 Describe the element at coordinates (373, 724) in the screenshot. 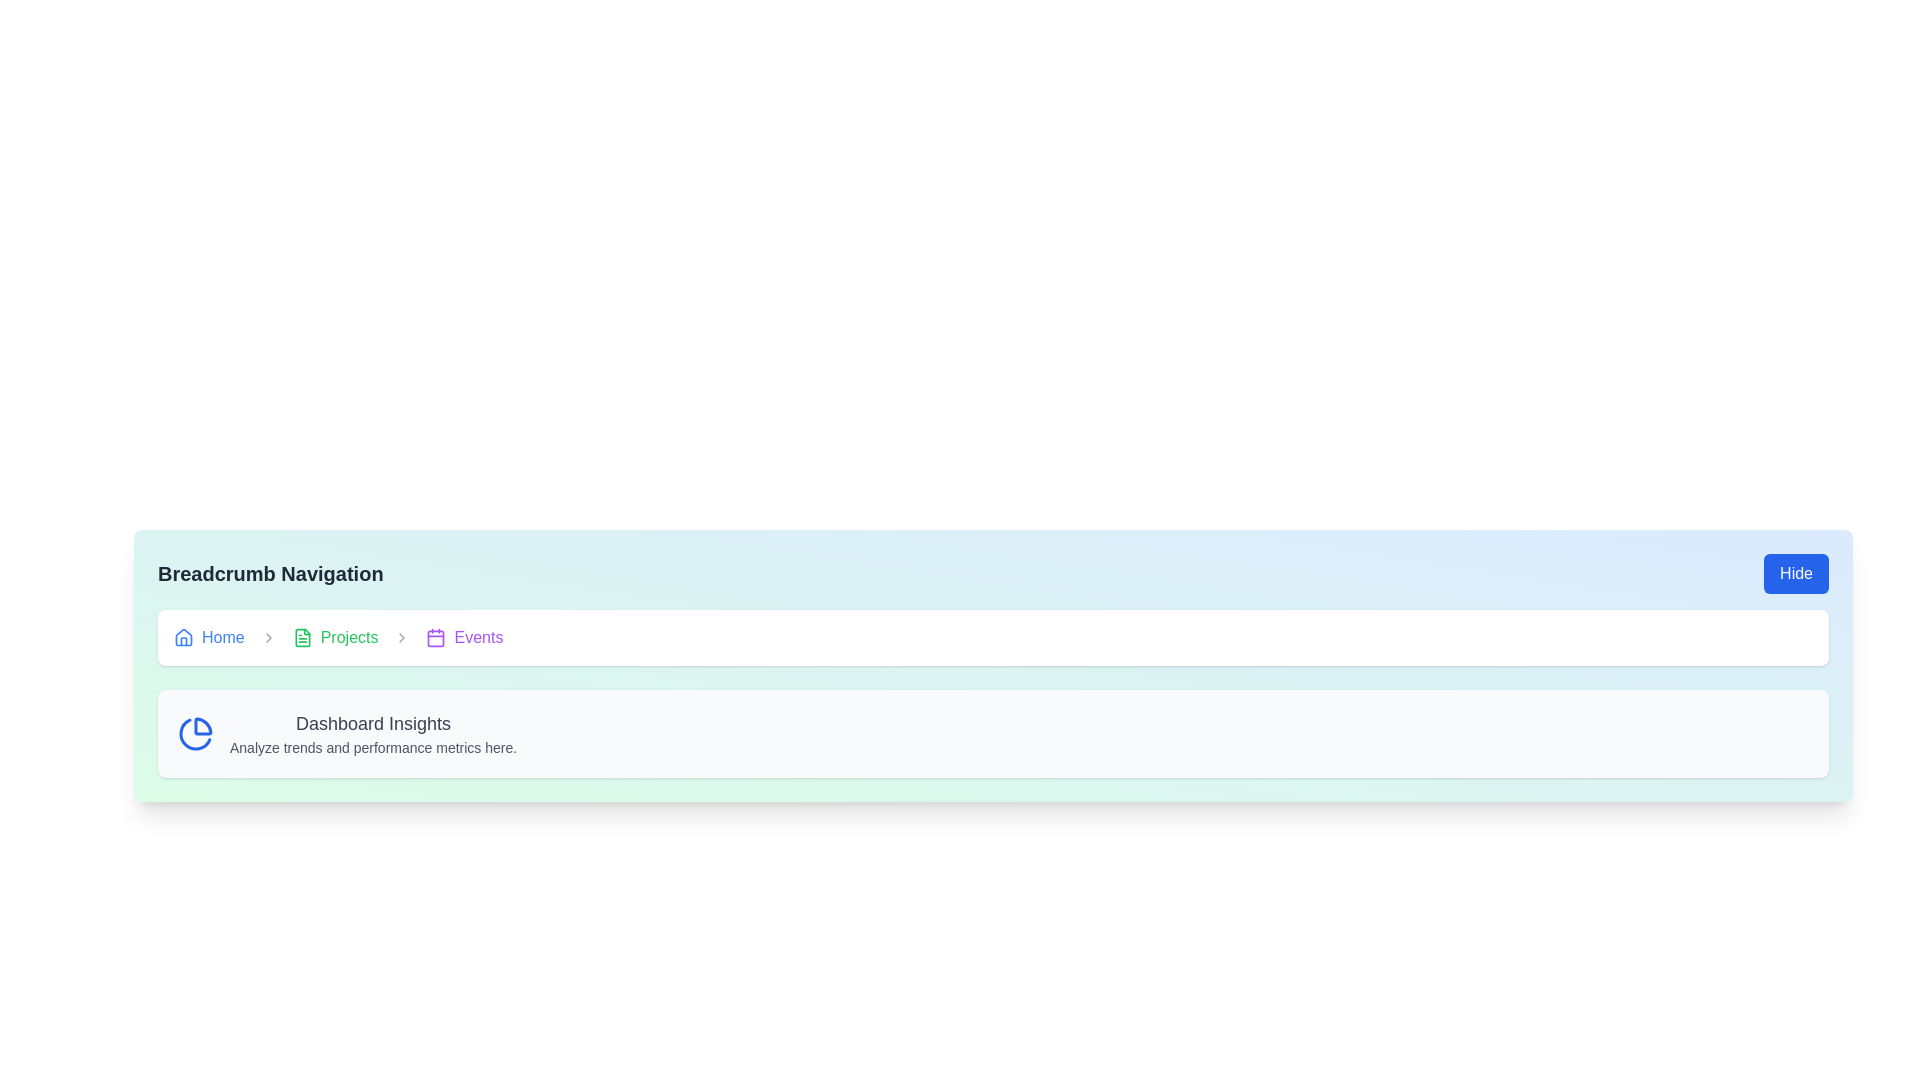

I see `text label that serves as the title or heading for the dashboard section, positioned above the text 'Analyze trends and performance metrics here.'` at that location.